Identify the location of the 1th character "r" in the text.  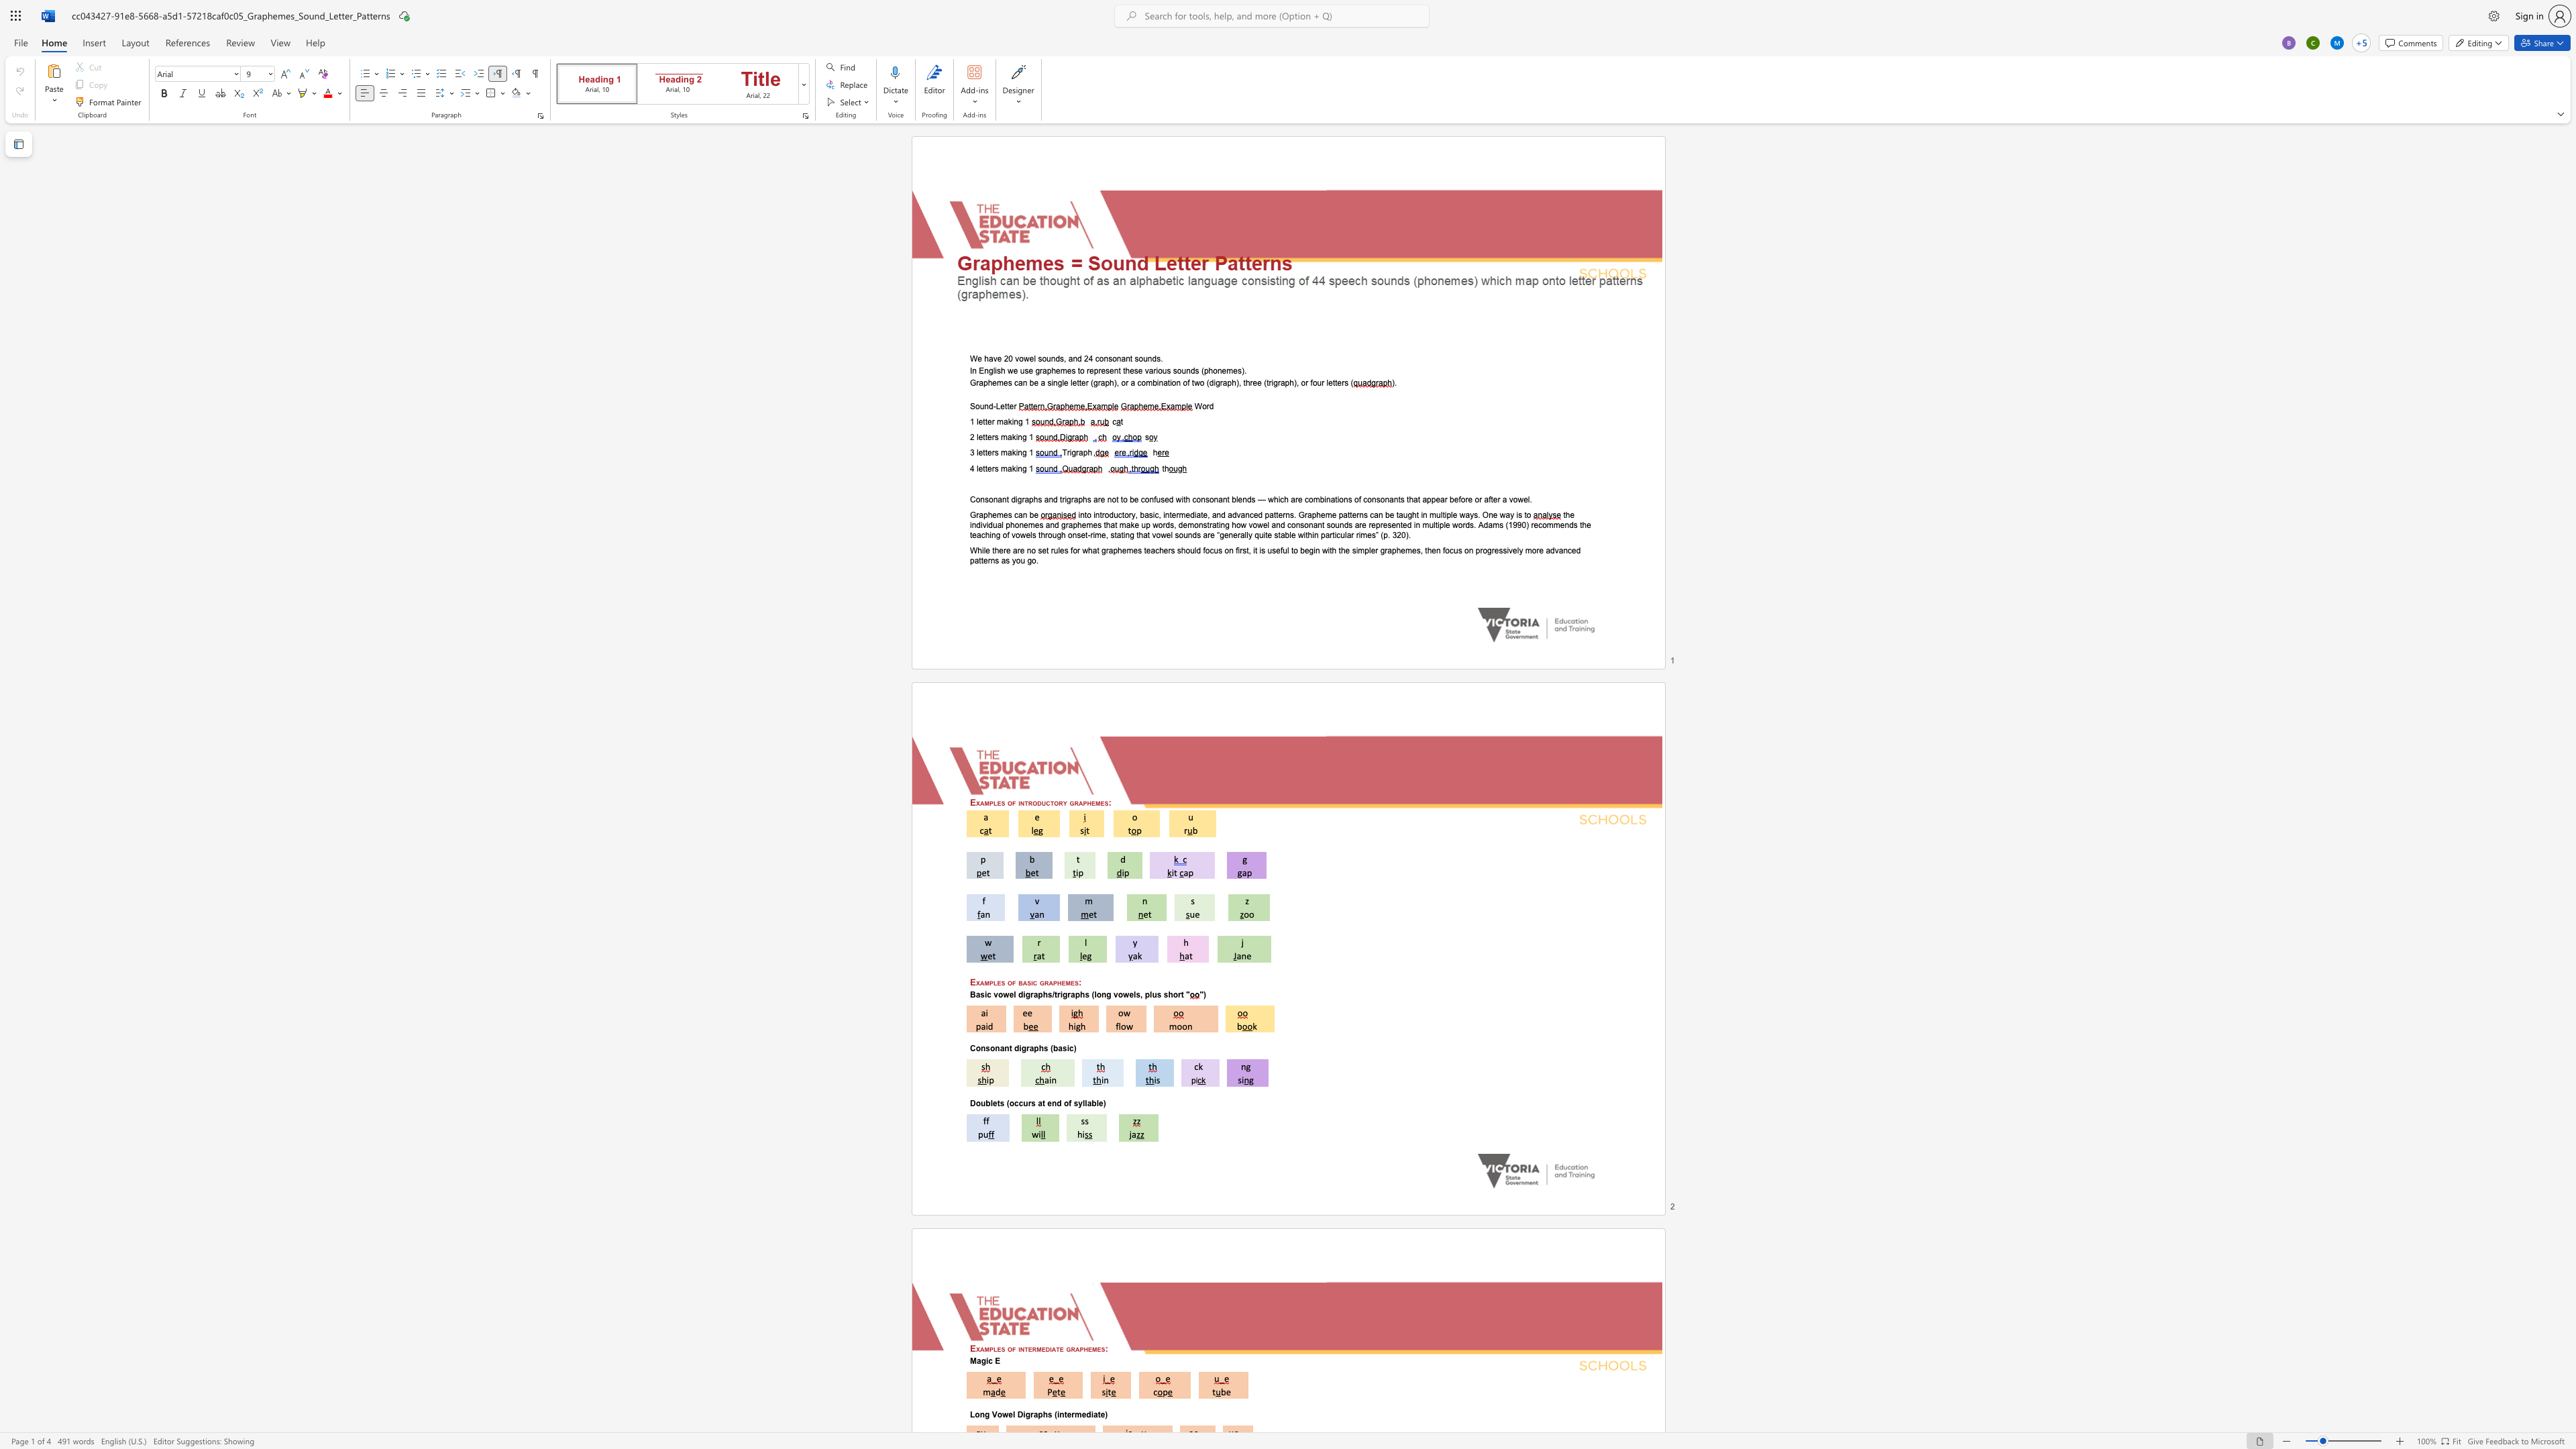
(1015, 406).